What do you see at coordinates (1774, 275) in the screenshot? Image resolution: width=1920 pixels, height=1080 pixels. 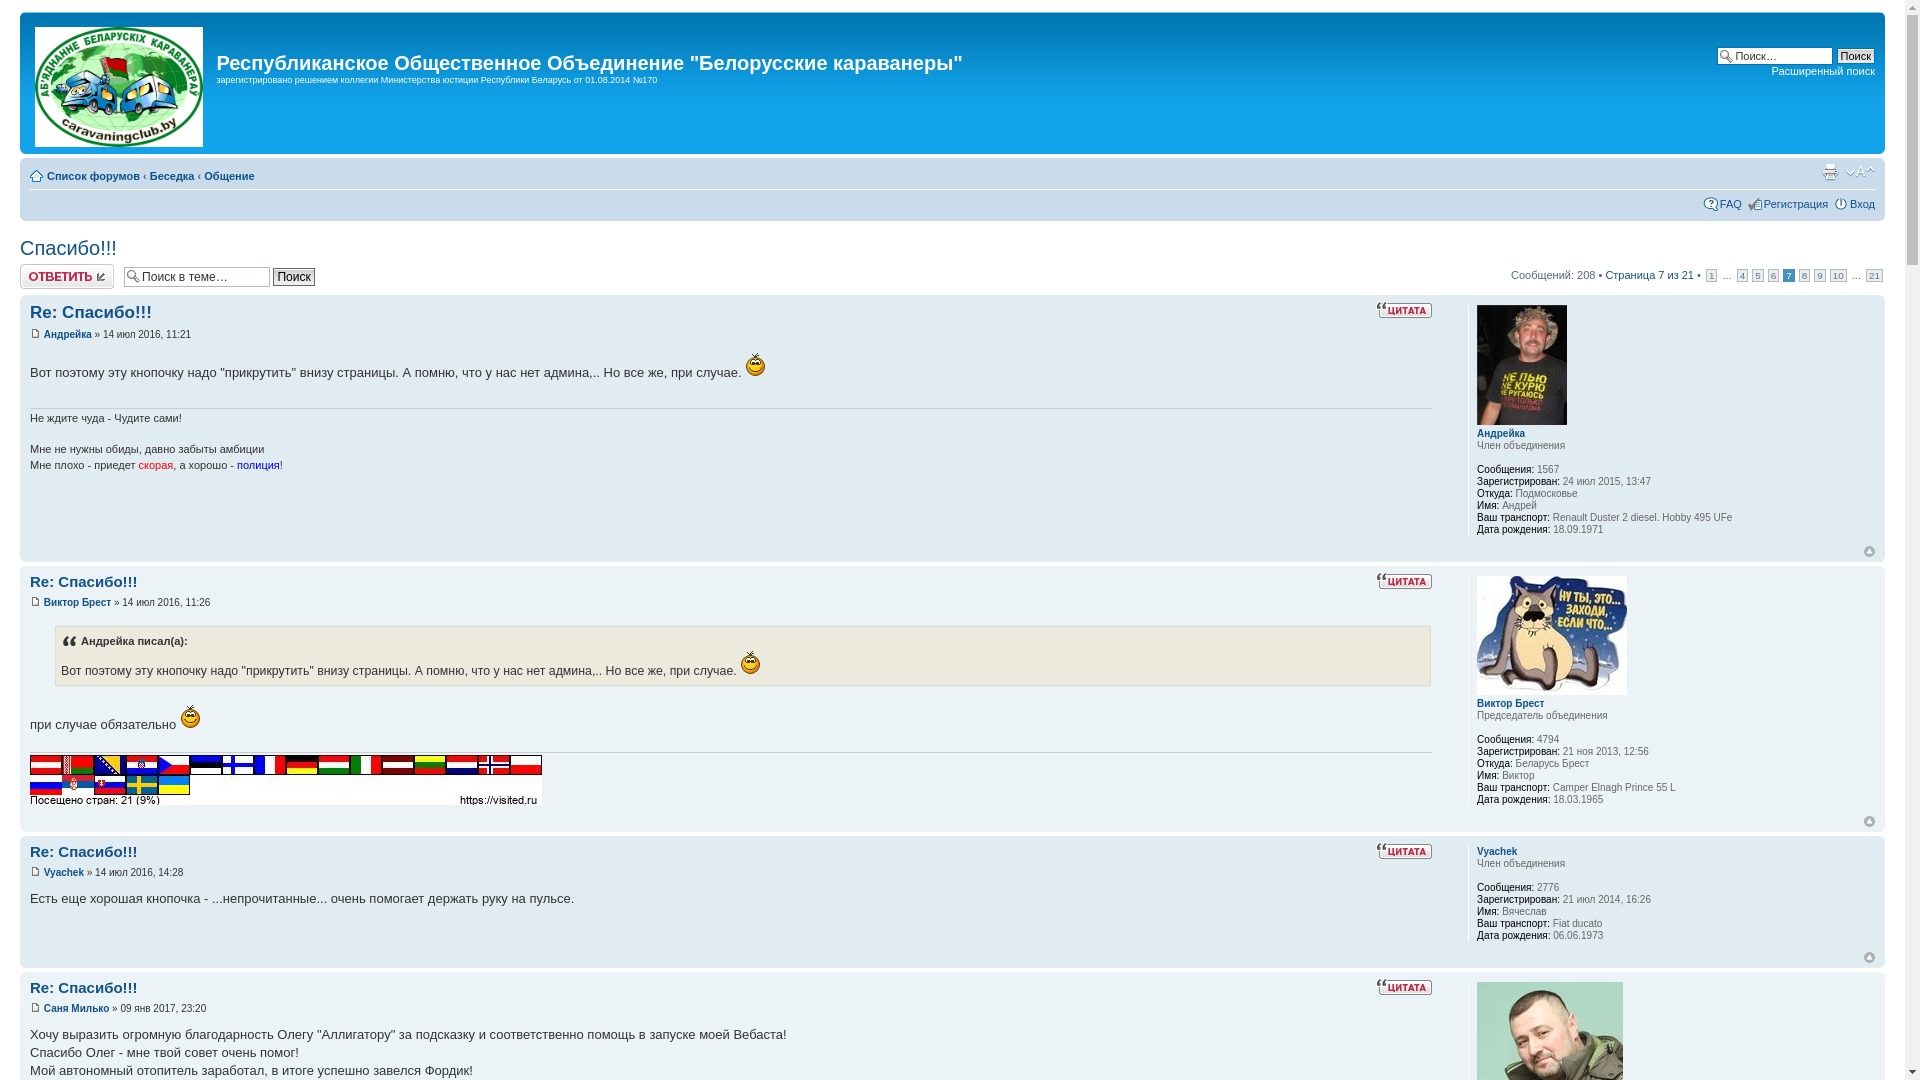 I see `'6'` at bounding box center [1774, 275].